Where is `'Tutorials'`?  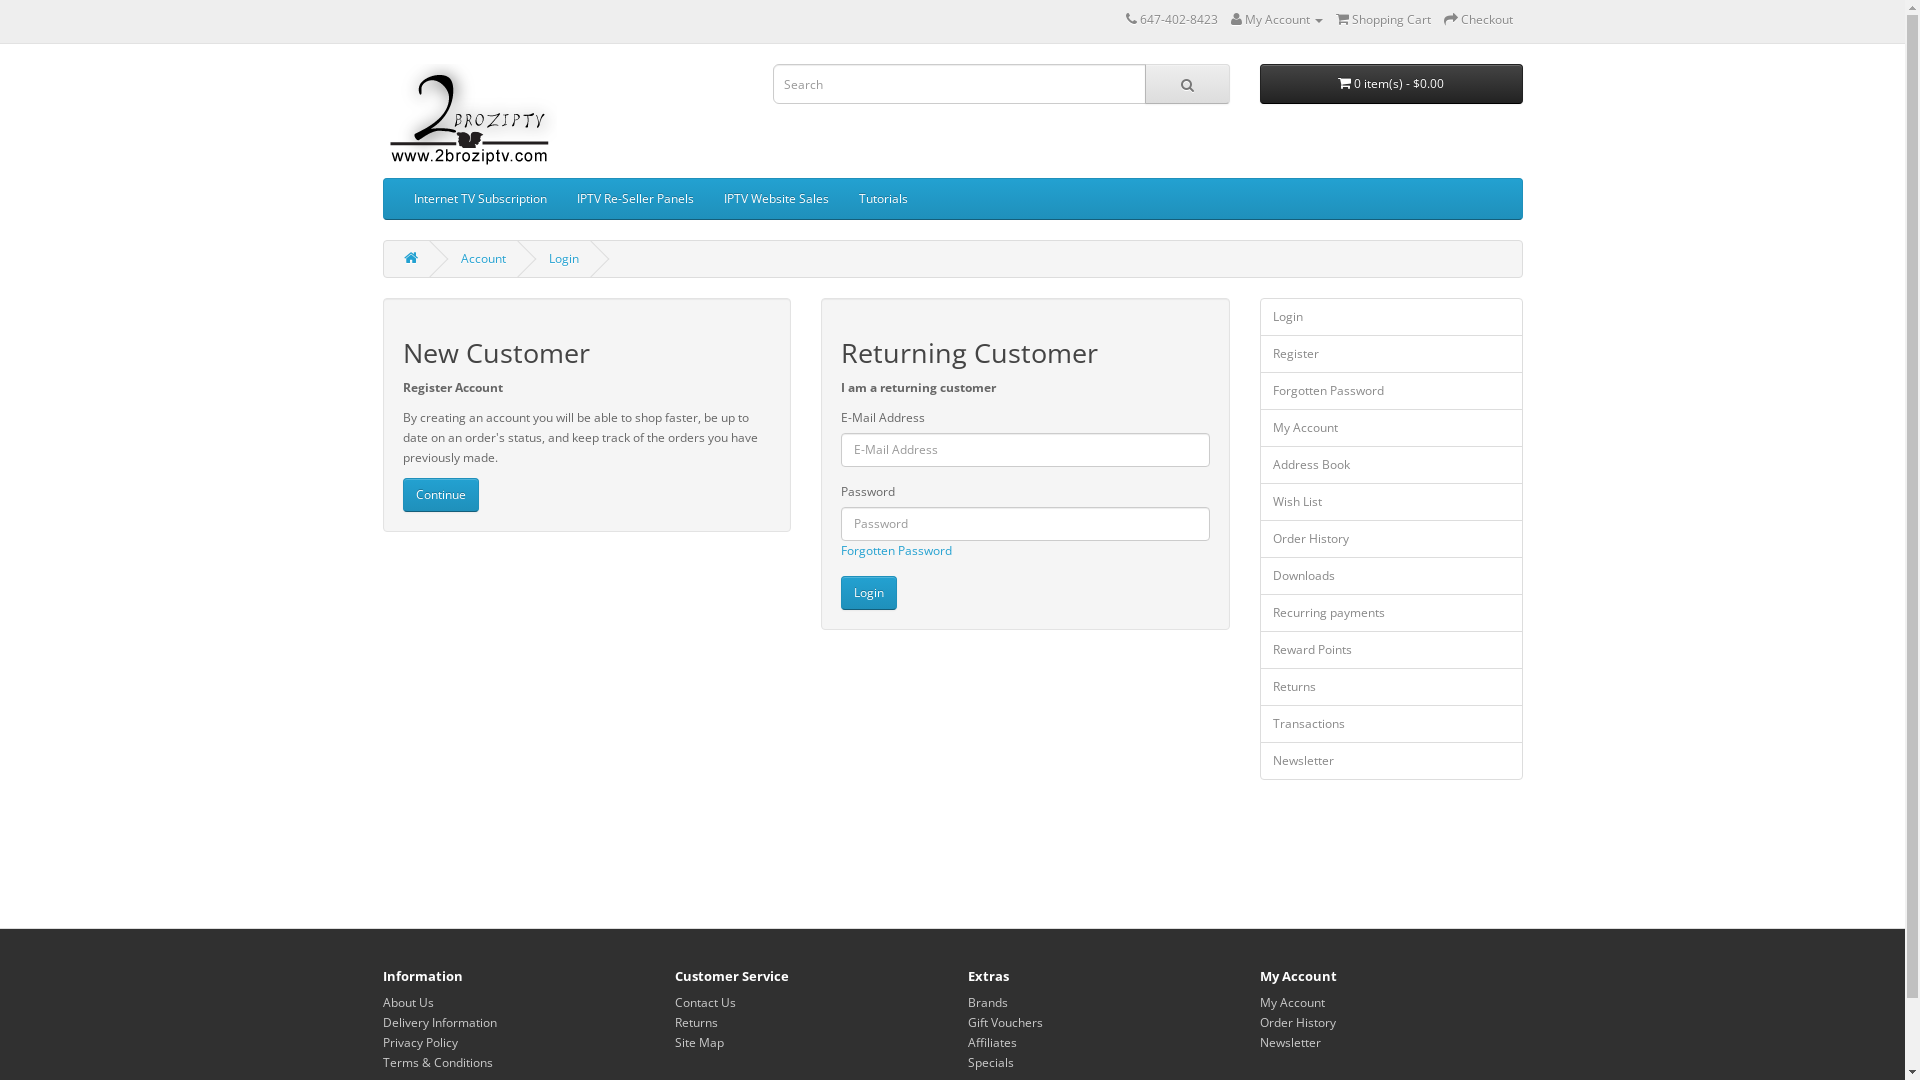 'Tutorials' is located at coordinates (882, 199).